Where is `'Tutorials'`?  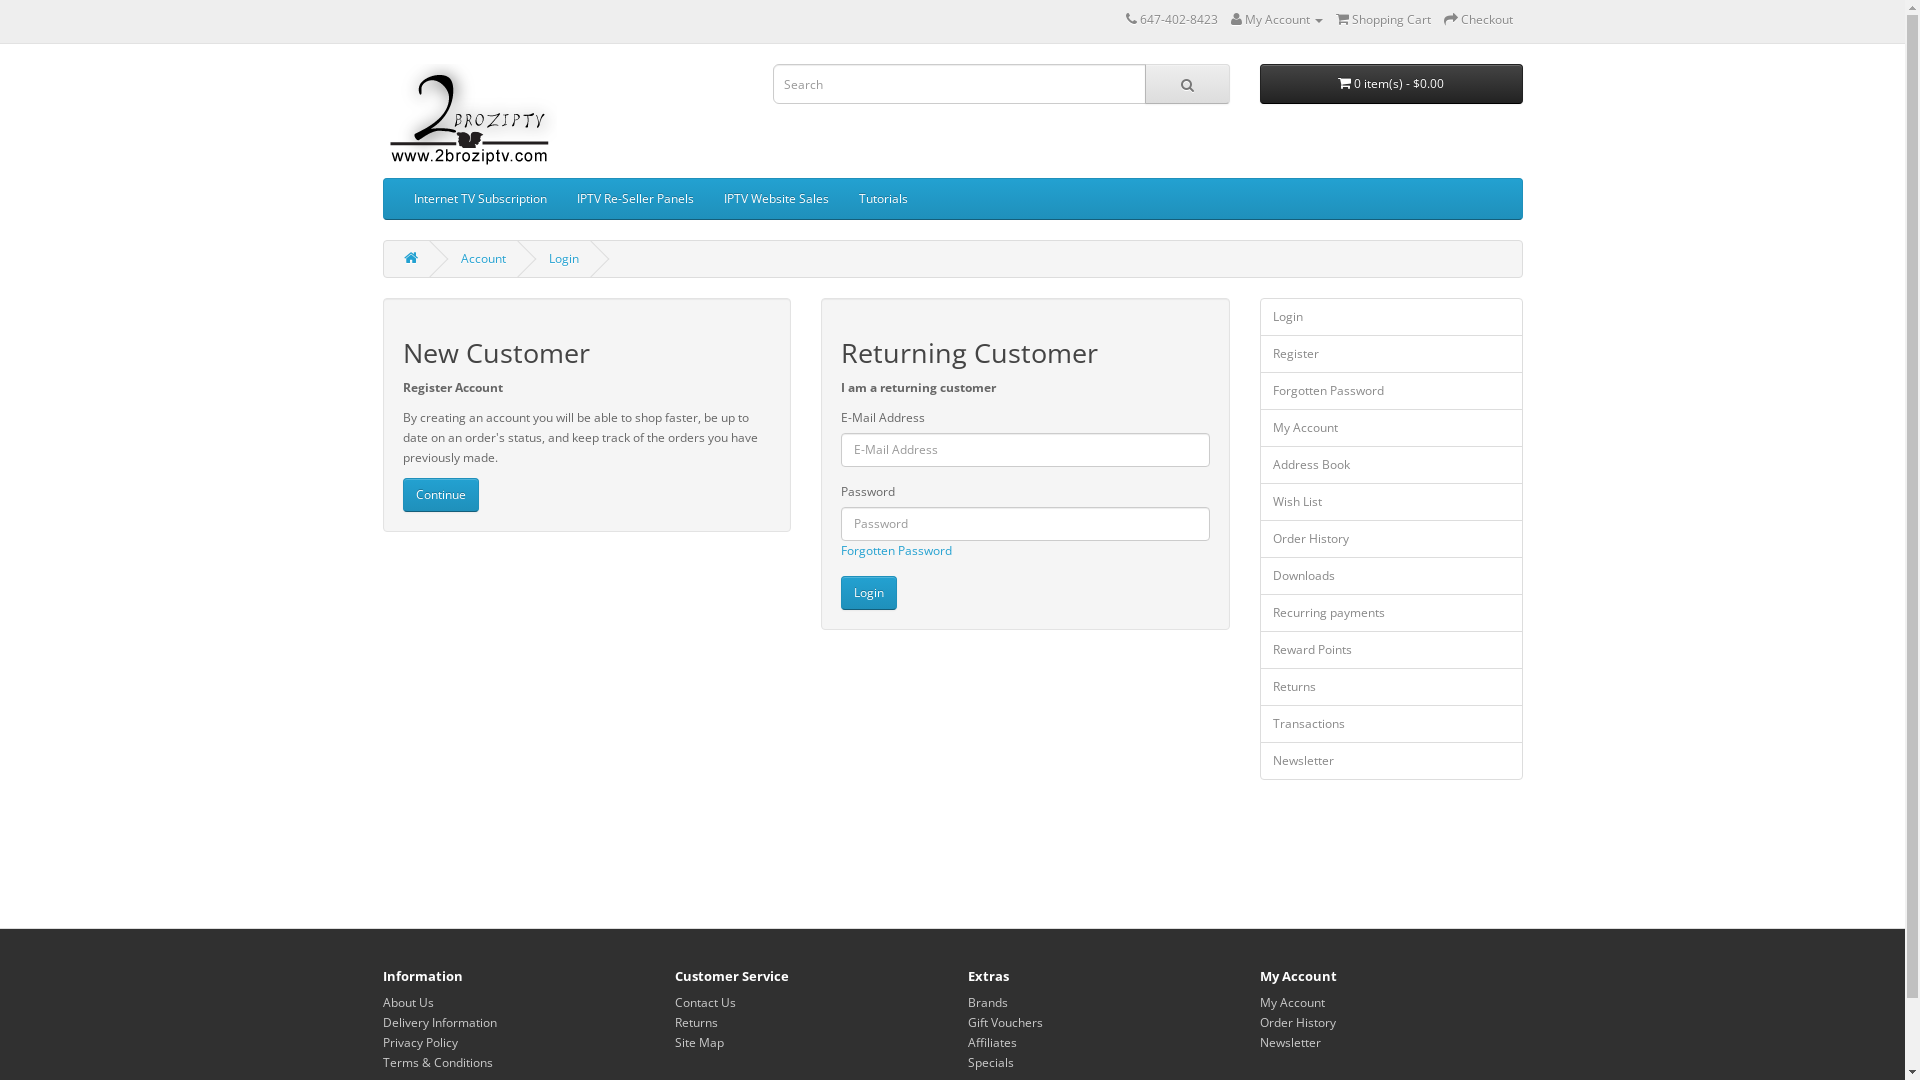 'Tutorials' is located at coordinates (882, 199).